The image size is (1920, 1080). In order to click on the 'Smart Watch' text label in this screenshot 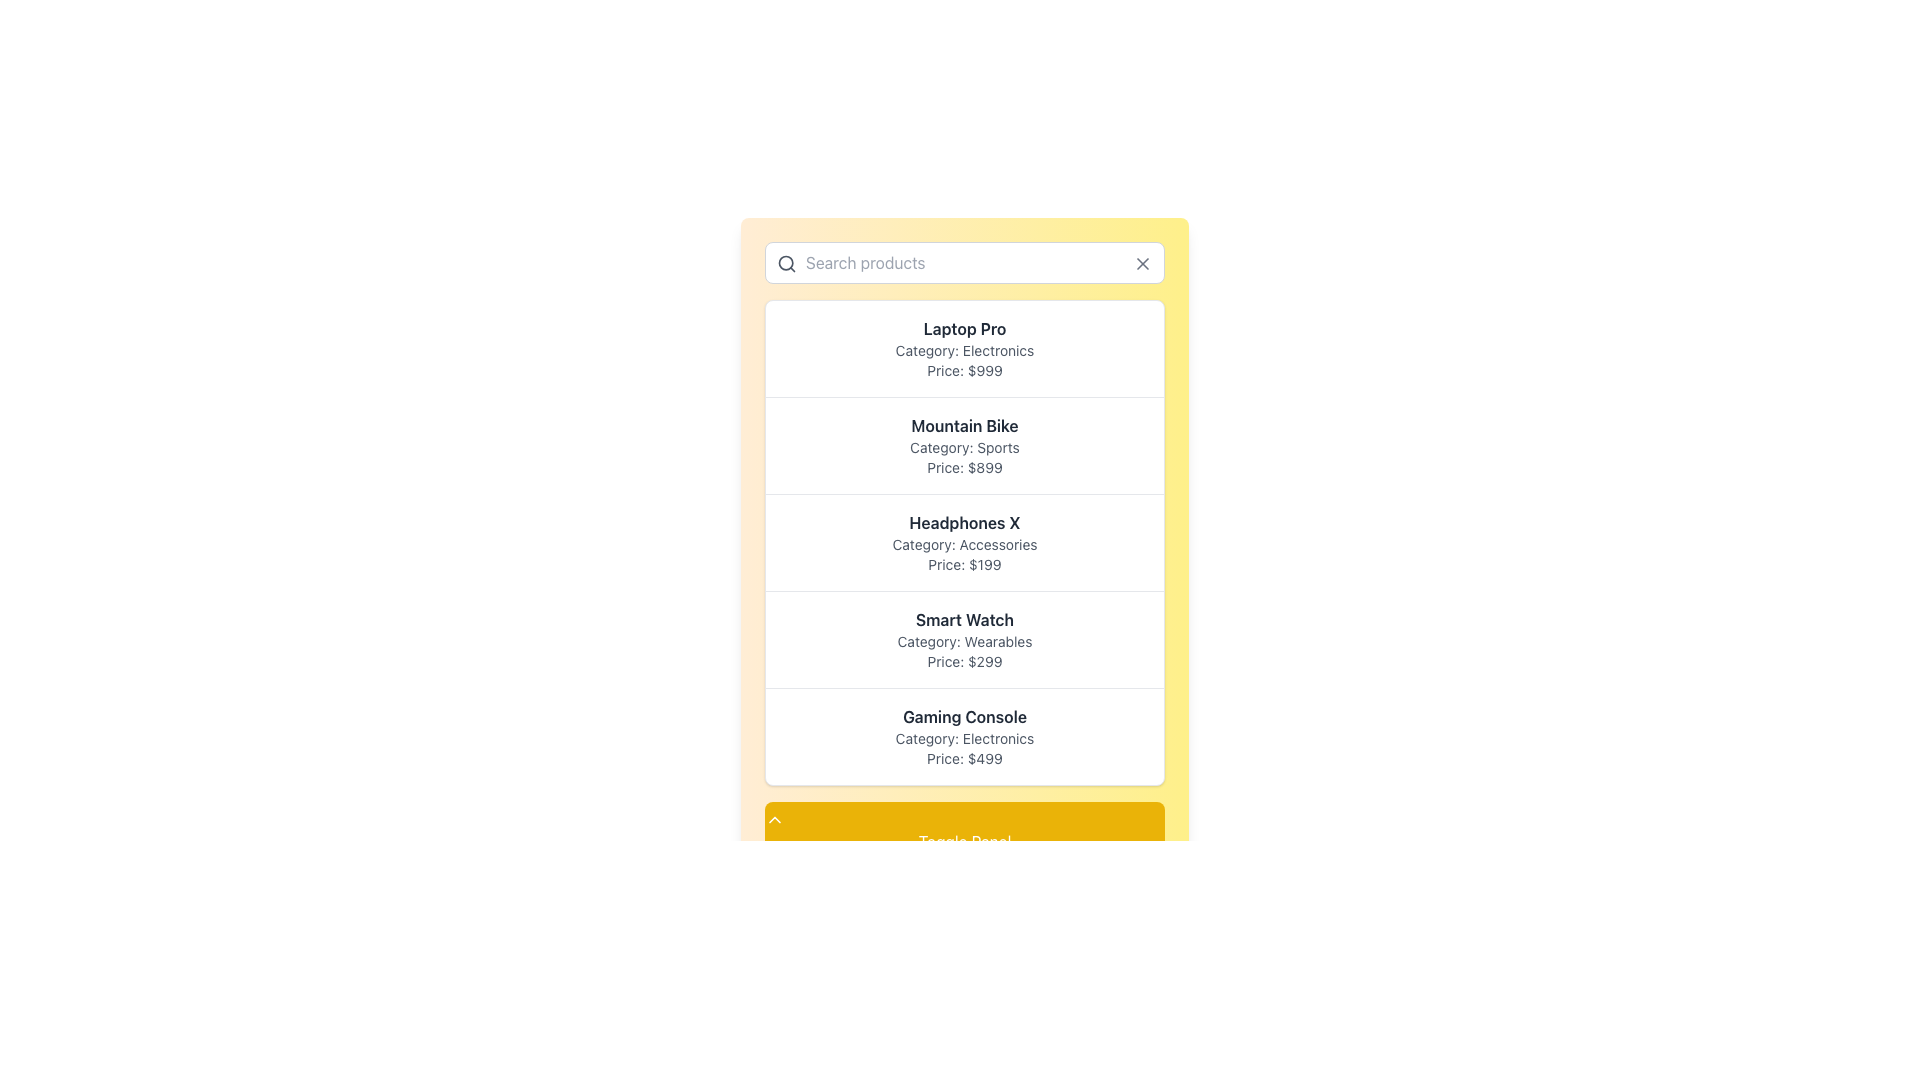, I will do `click(964, 619)`.